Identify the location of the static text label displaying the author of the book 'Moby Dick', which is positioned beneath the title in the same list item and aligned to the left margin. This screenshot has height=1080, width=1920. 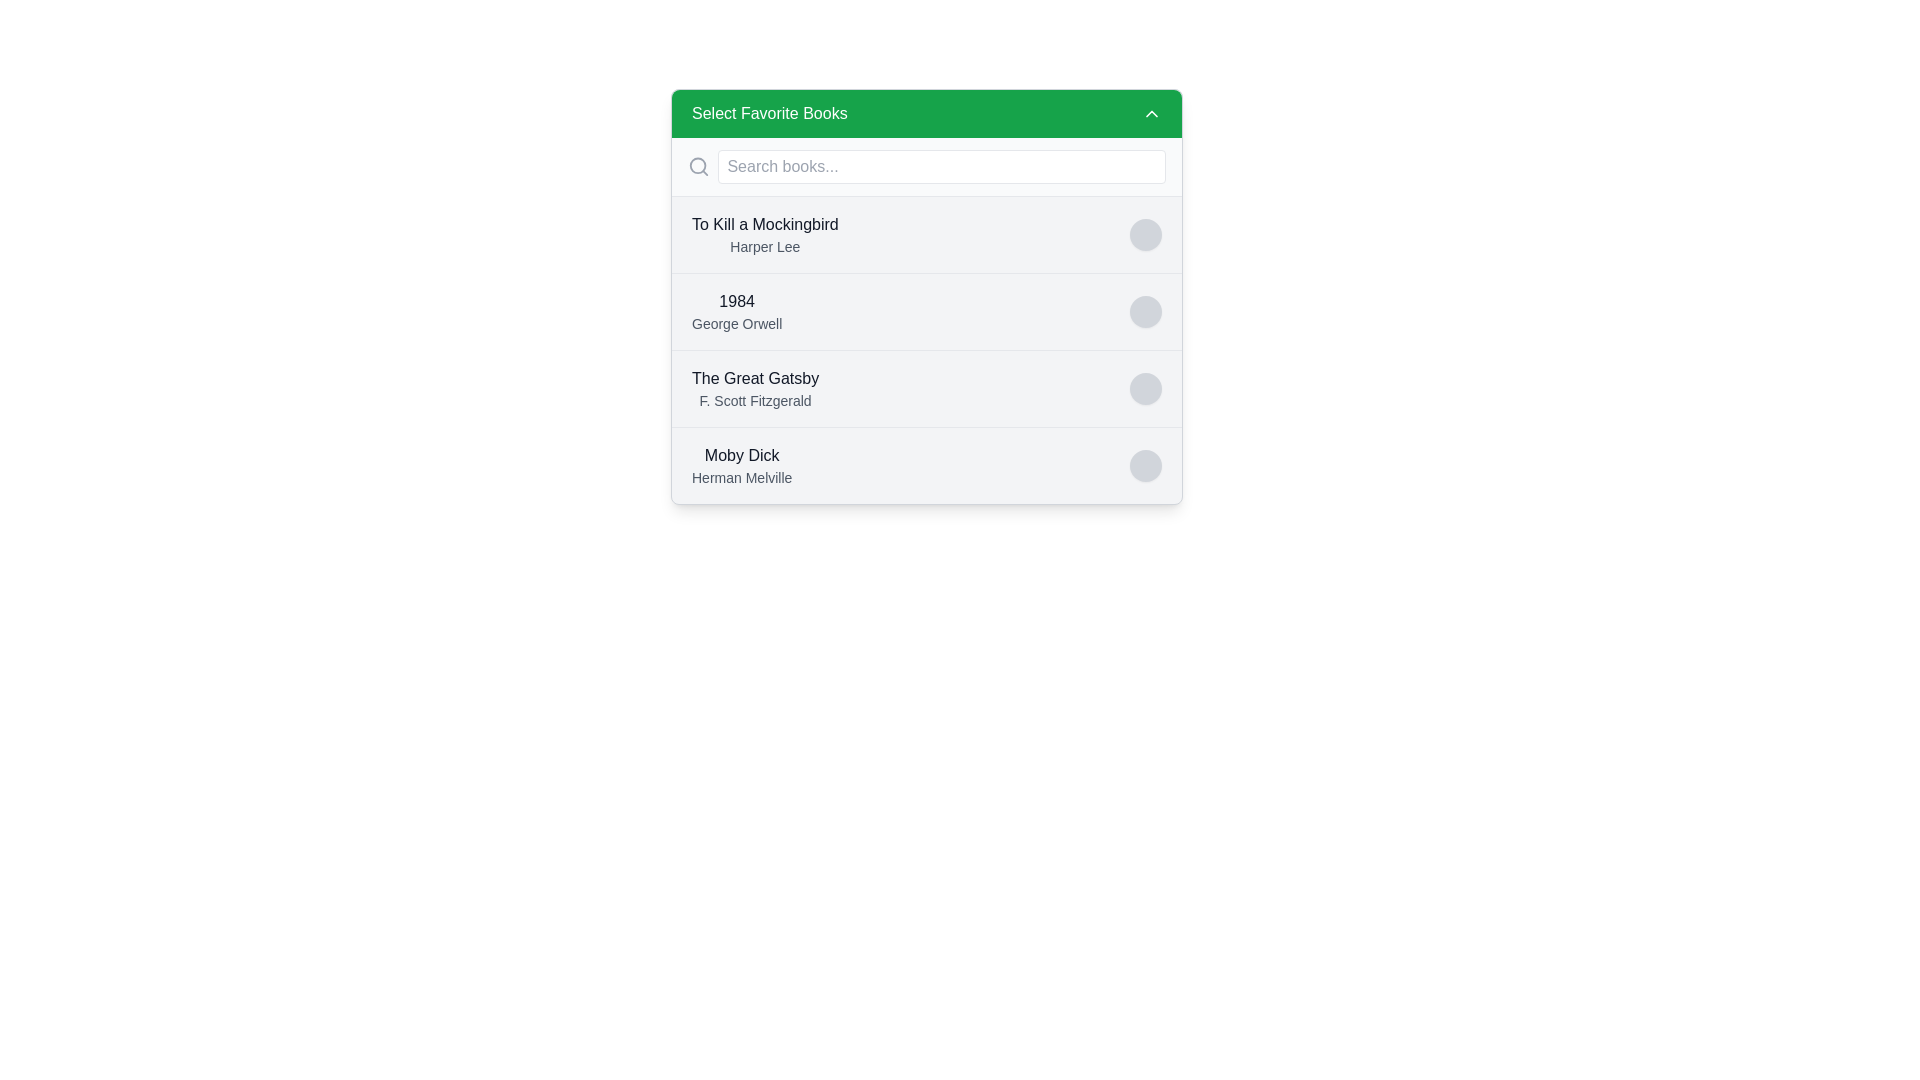
(741, 478).